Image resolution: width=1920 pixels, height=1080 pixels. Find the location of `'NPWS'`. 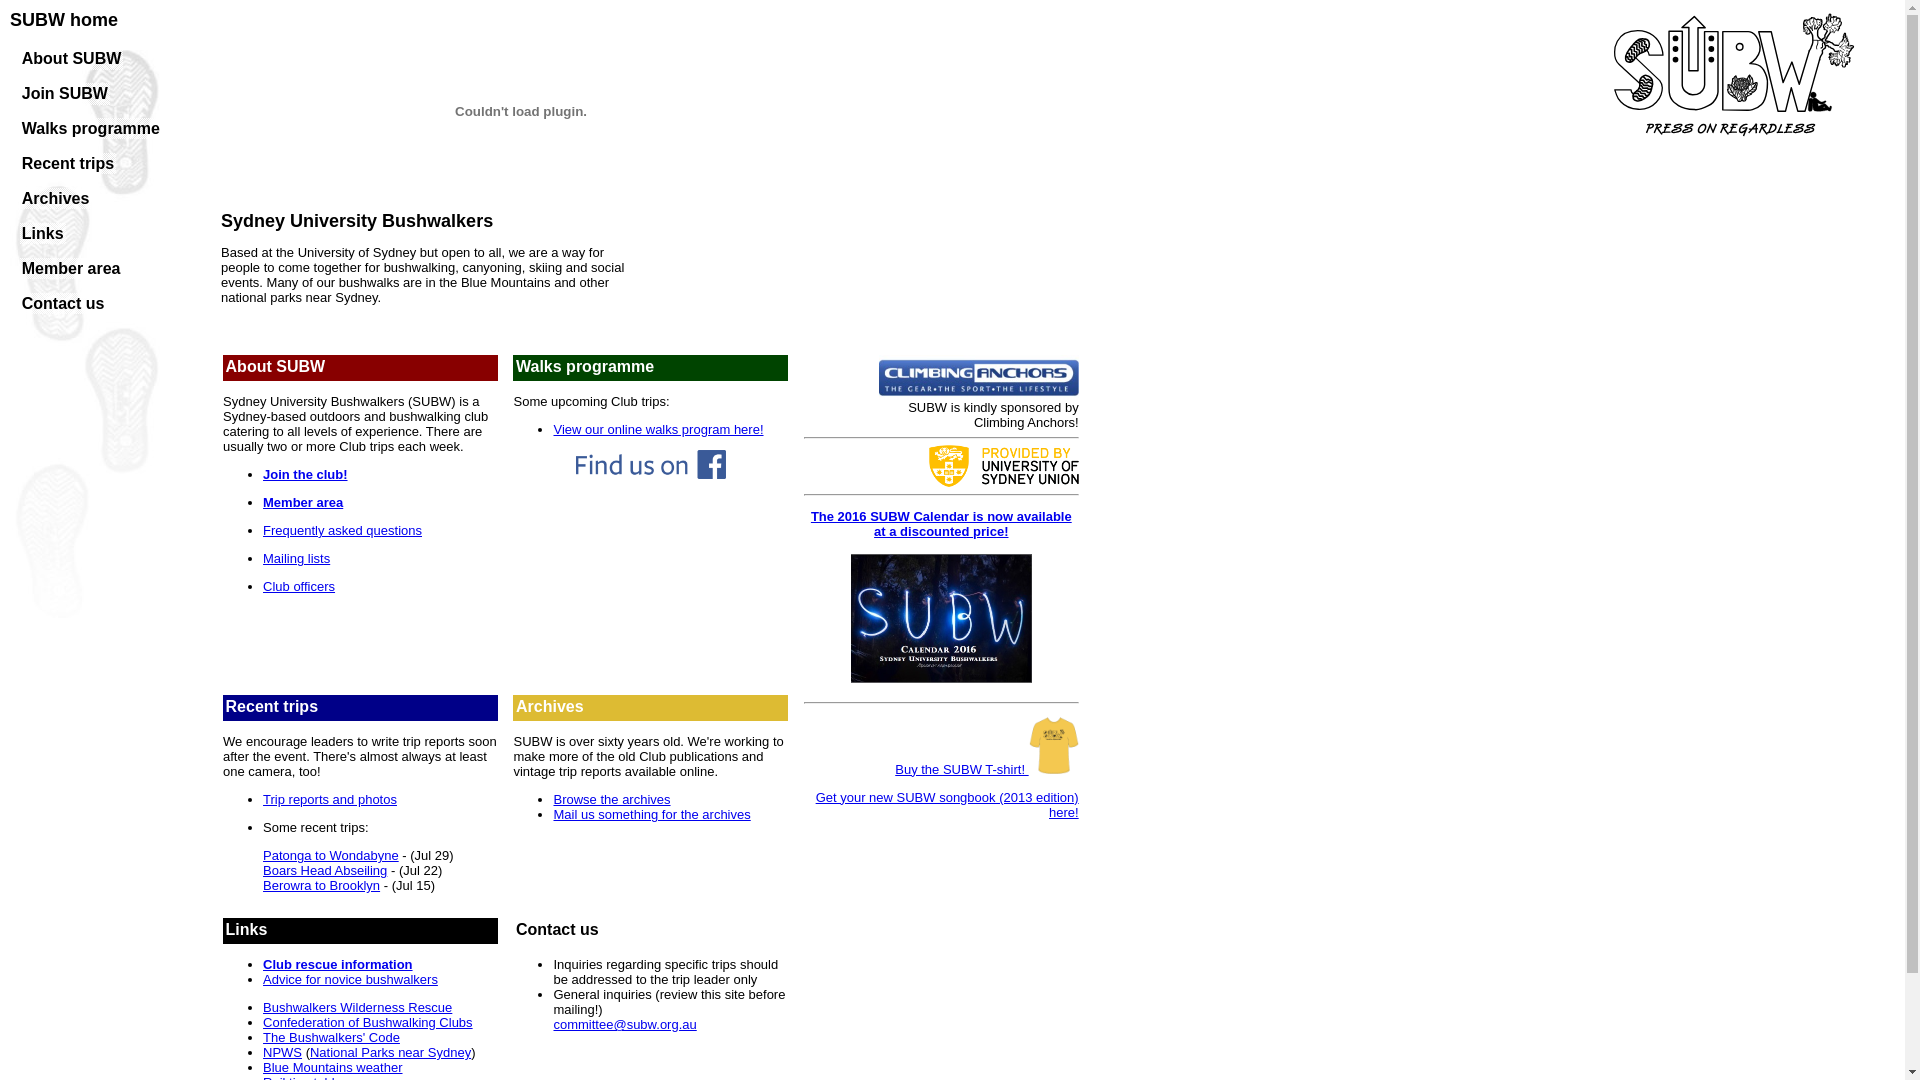

'NPWS' is located at coordinates (281, 1051).